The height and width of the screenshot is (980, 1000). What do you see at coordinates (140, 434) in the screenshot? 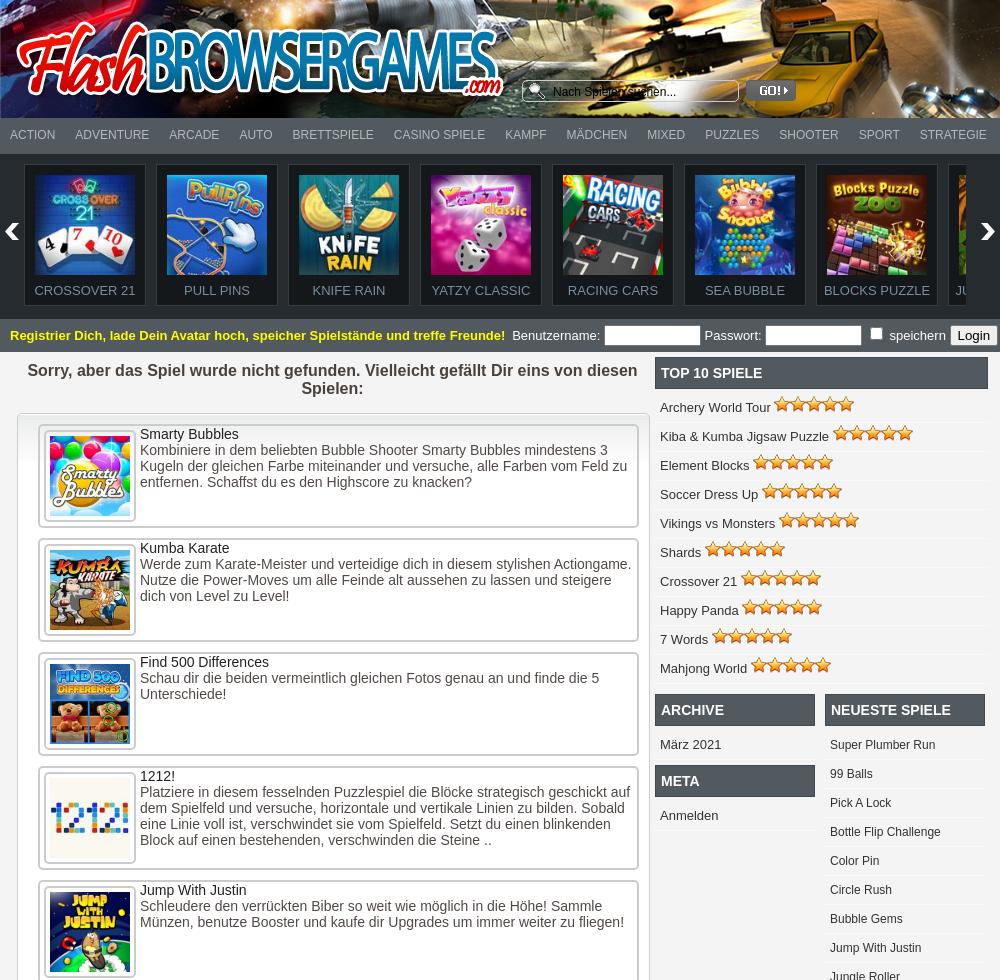
I see `'Smarty Bubbles'` at bounding box center [140, 434].